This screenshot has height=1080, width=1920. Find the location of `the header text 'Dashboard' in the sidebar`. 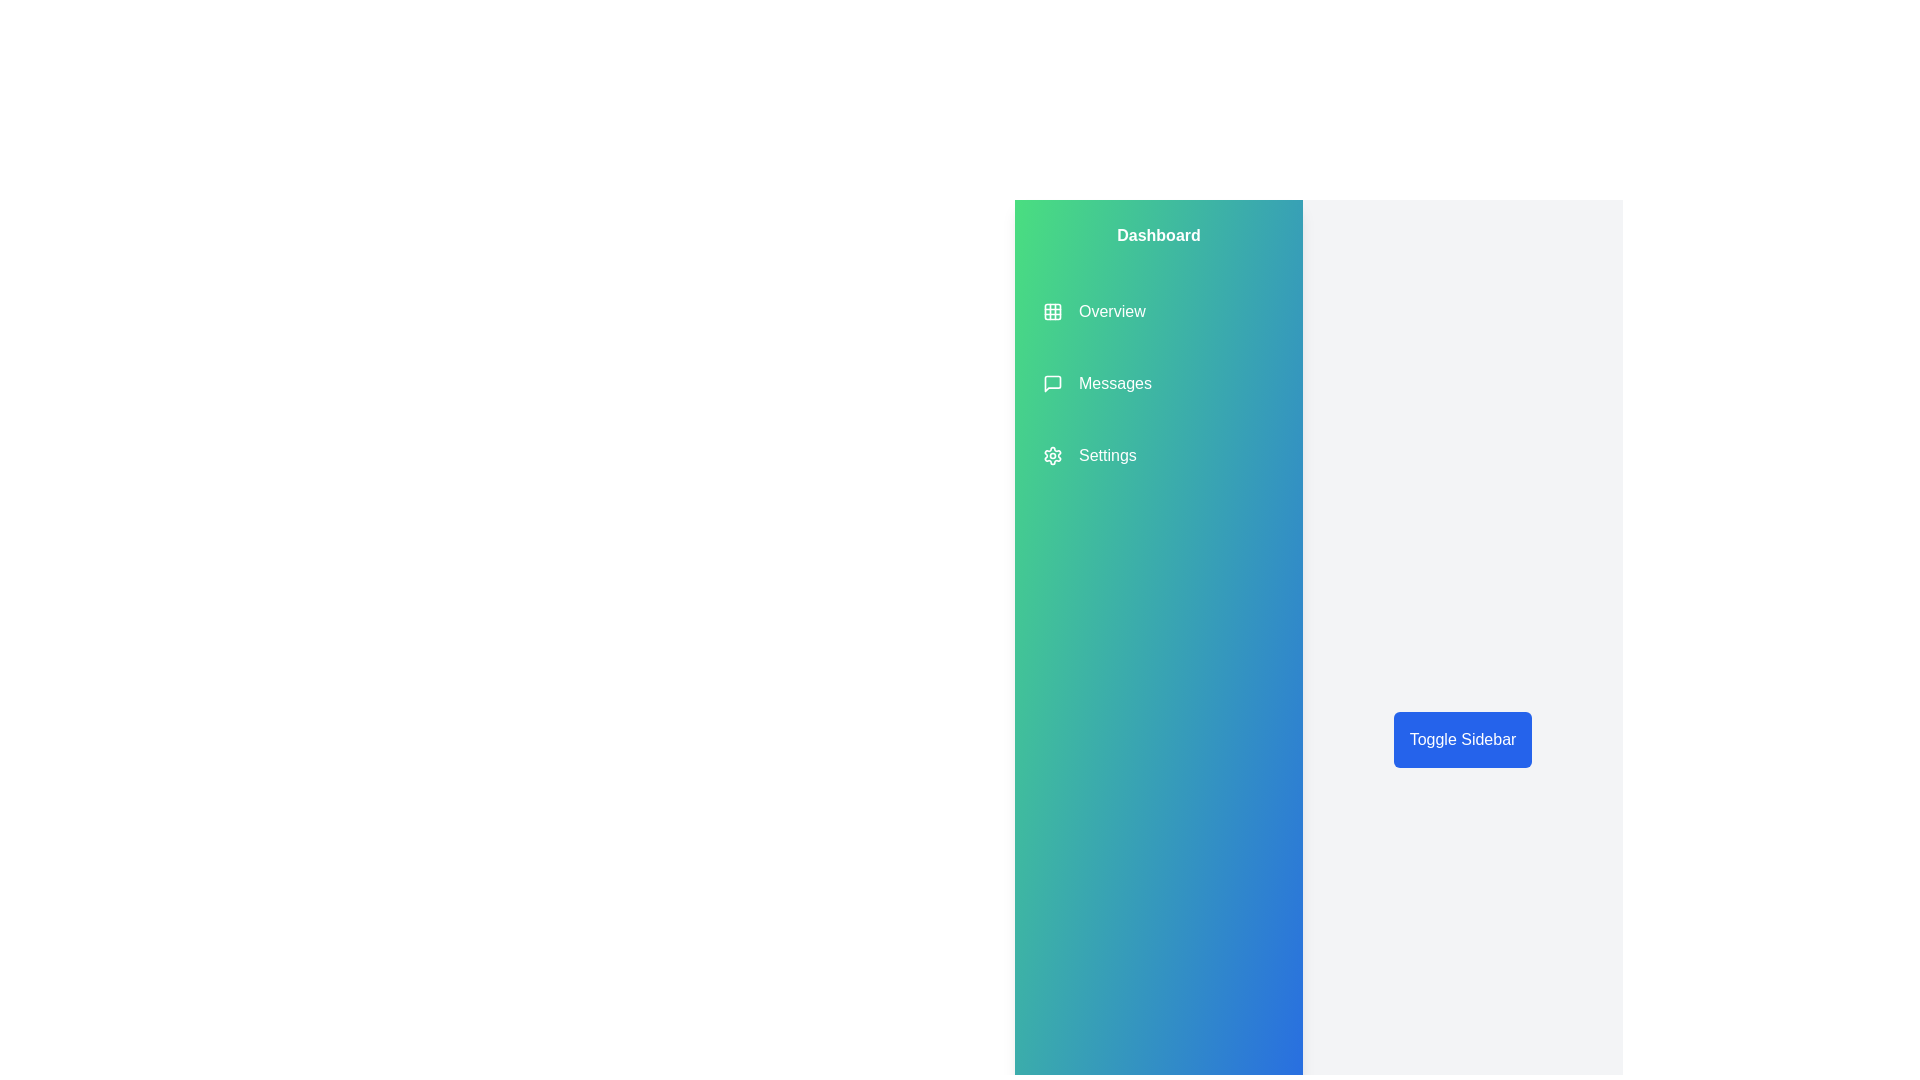

the header text 'Dashboard' in the sidebar is located at coordinates (1158, 234).